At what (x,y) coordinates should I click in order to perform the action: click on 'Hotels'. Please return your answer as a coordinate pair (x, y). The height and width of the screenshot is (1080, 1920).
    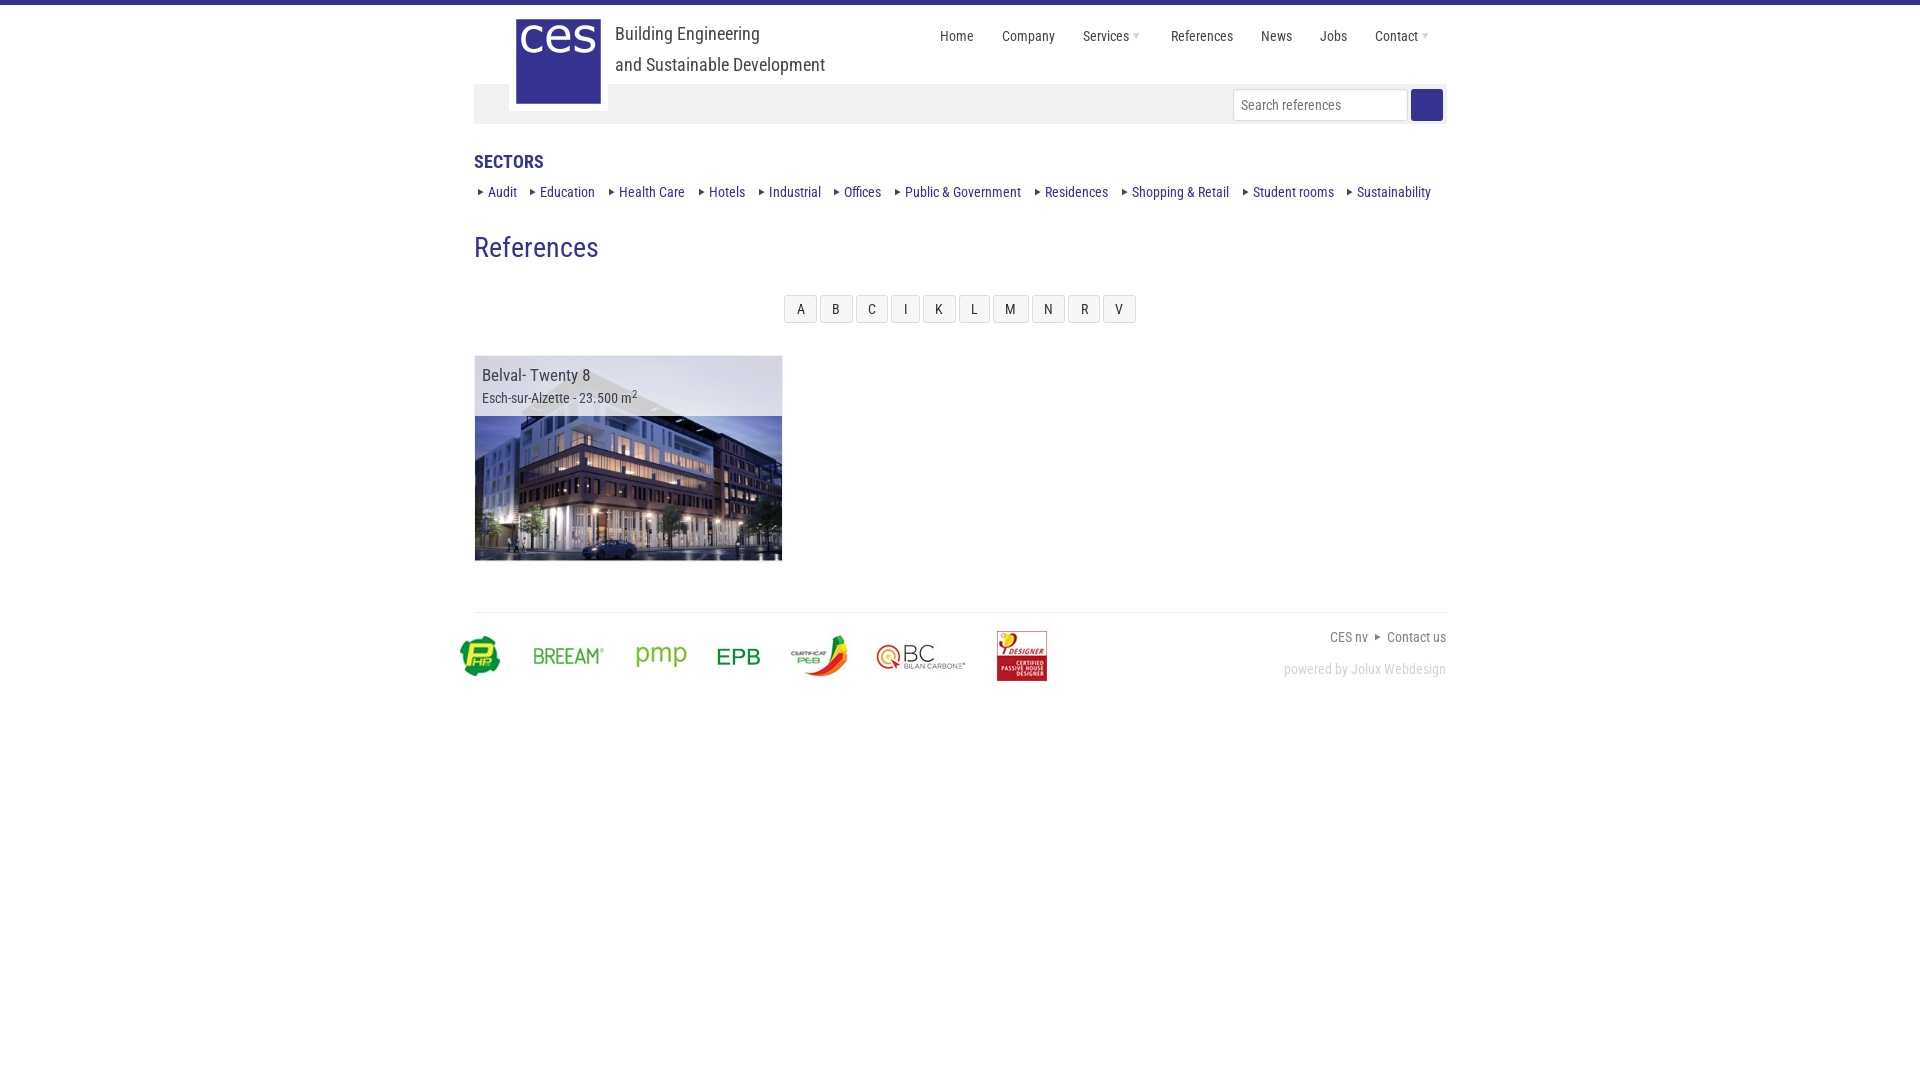
    Looking at the image, I should click on (725, 192).